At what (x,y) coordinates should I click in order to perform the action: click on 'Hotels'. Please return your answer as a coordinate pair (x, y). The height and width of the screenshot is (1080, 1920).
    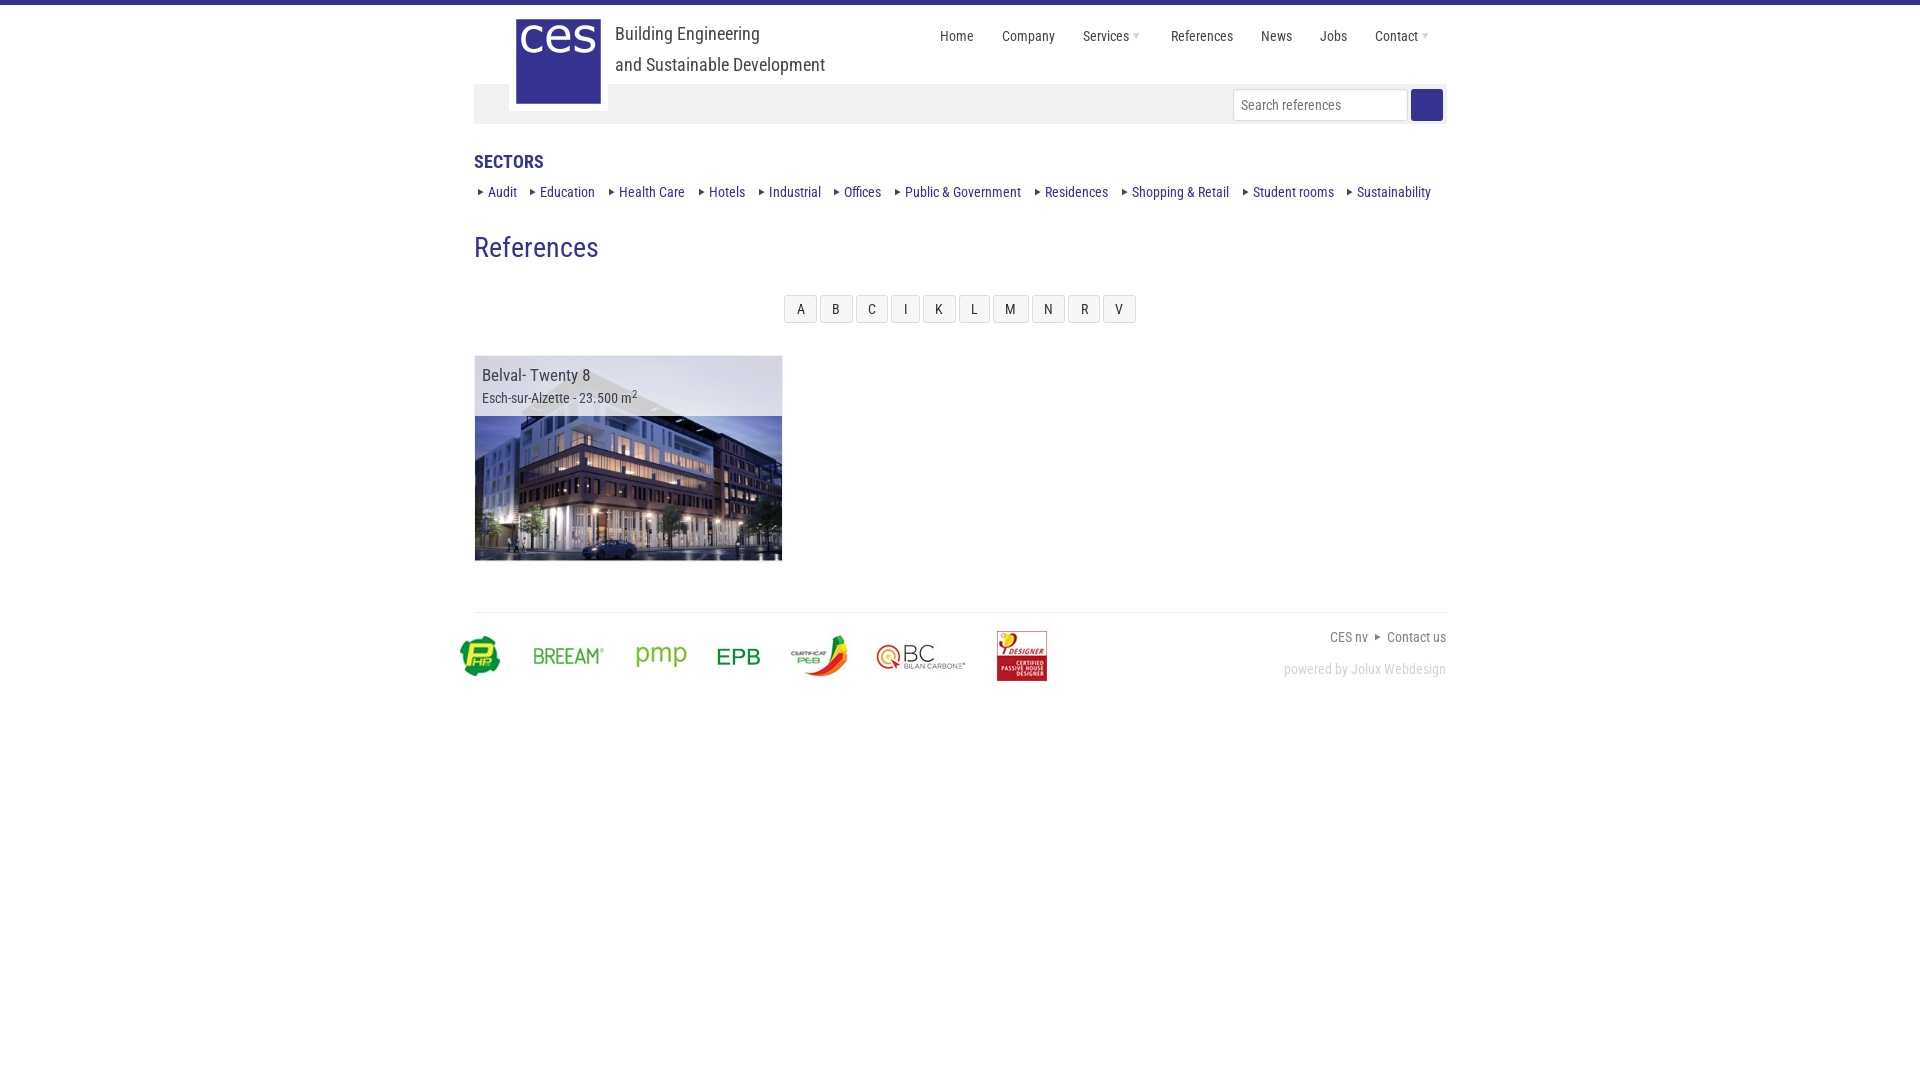
    Looking at the image, I should click on (725, 192).